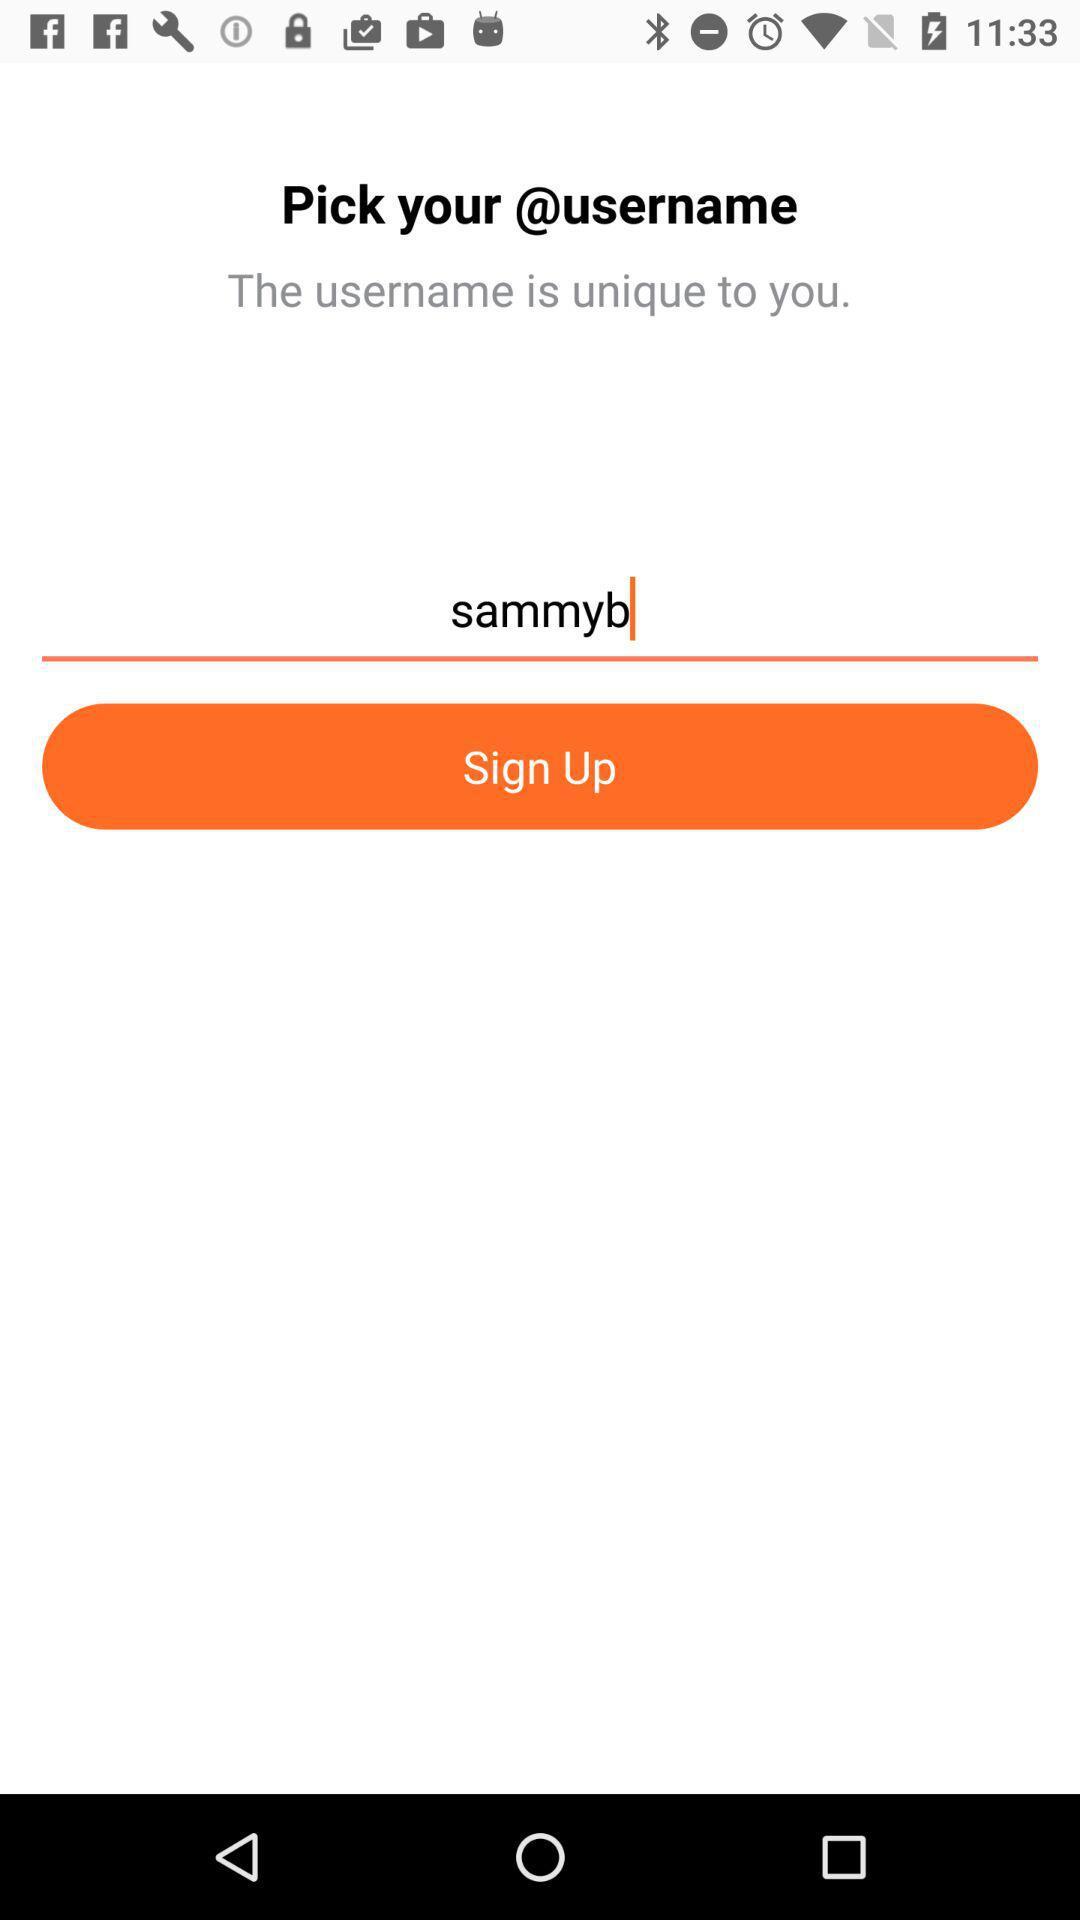 The image size is (1080, 1920). Describe the element at coordinates (540, 618) in the screenshot. I see `icon above the sign up icon` at that location.